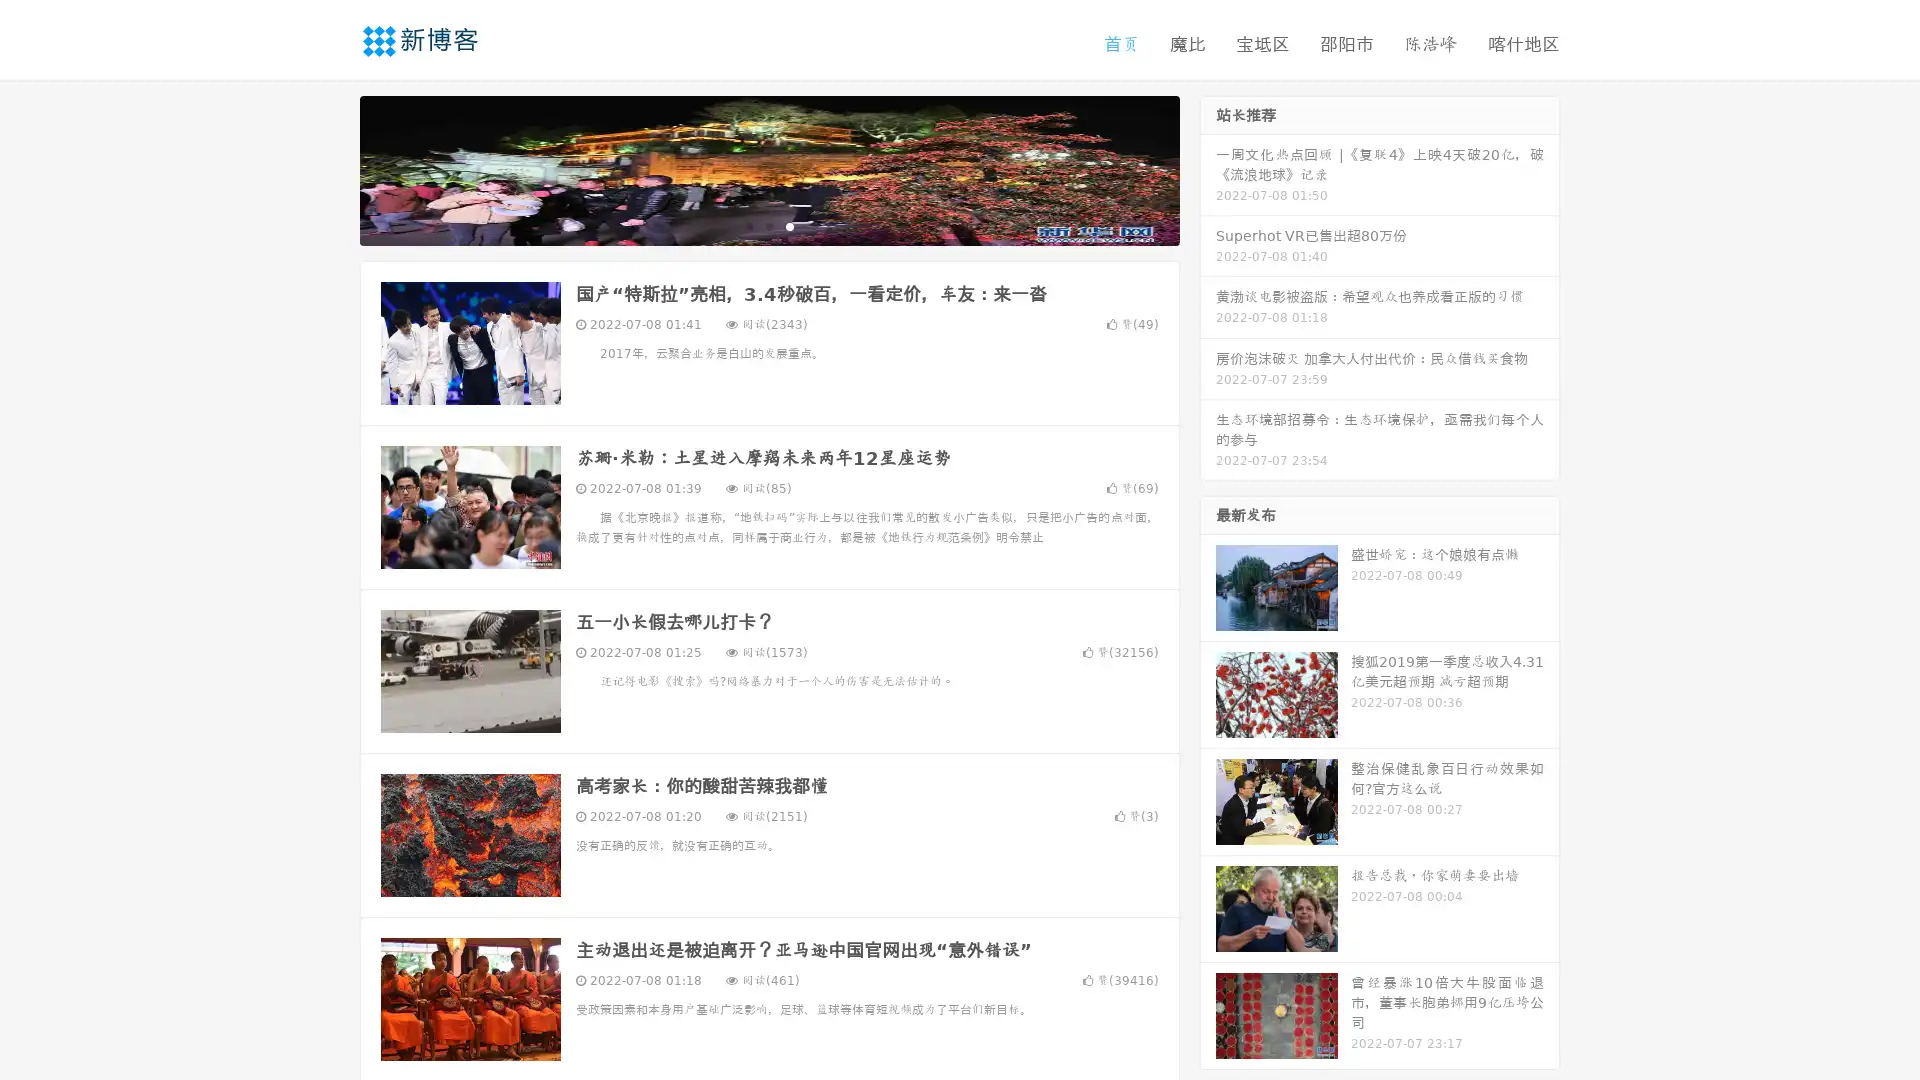 This screenshot has width=1920, height=1080. Describe the element at coordinates (1208, 168) in the screenshot. I see `Next slide` at that location.